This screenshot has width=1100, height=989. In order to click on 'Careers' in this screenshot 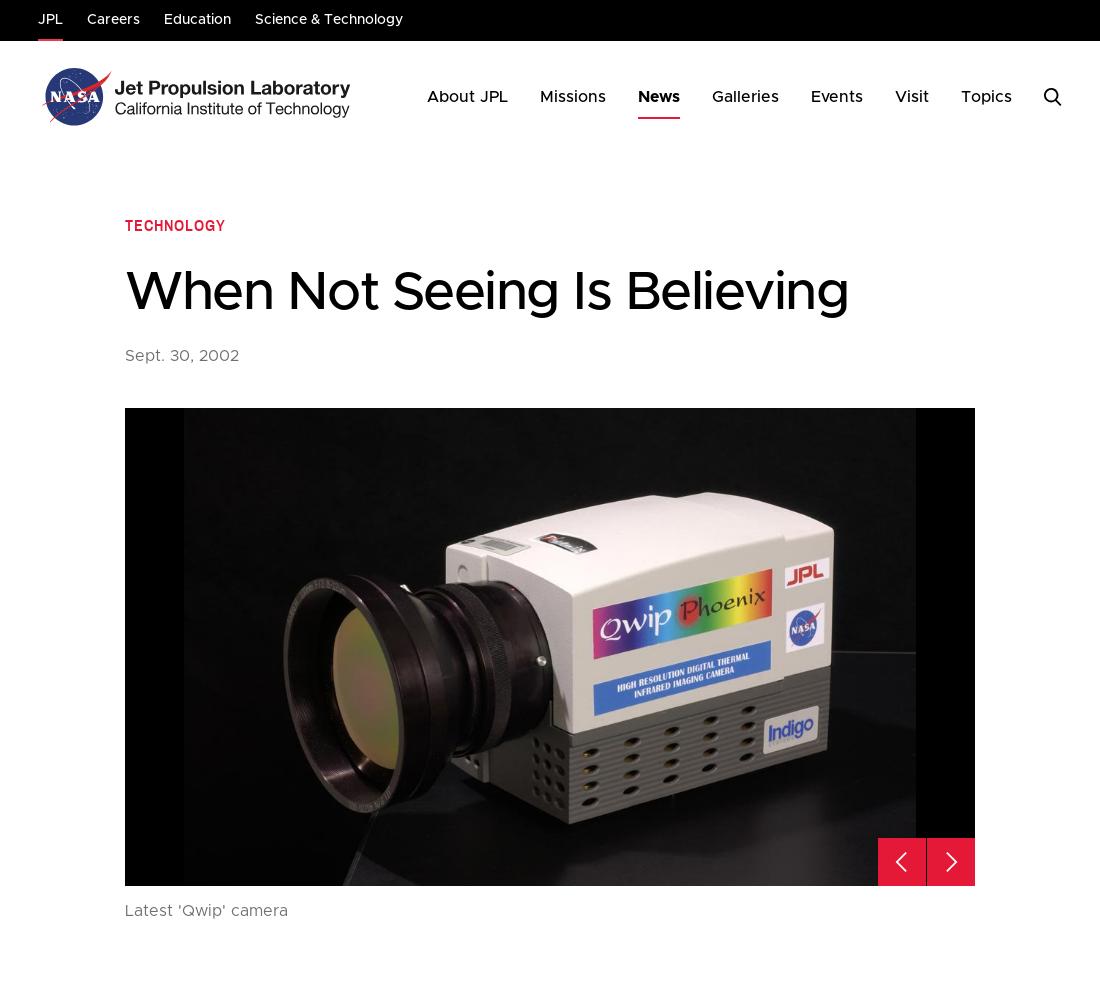, I will do `click(113, 18)`.